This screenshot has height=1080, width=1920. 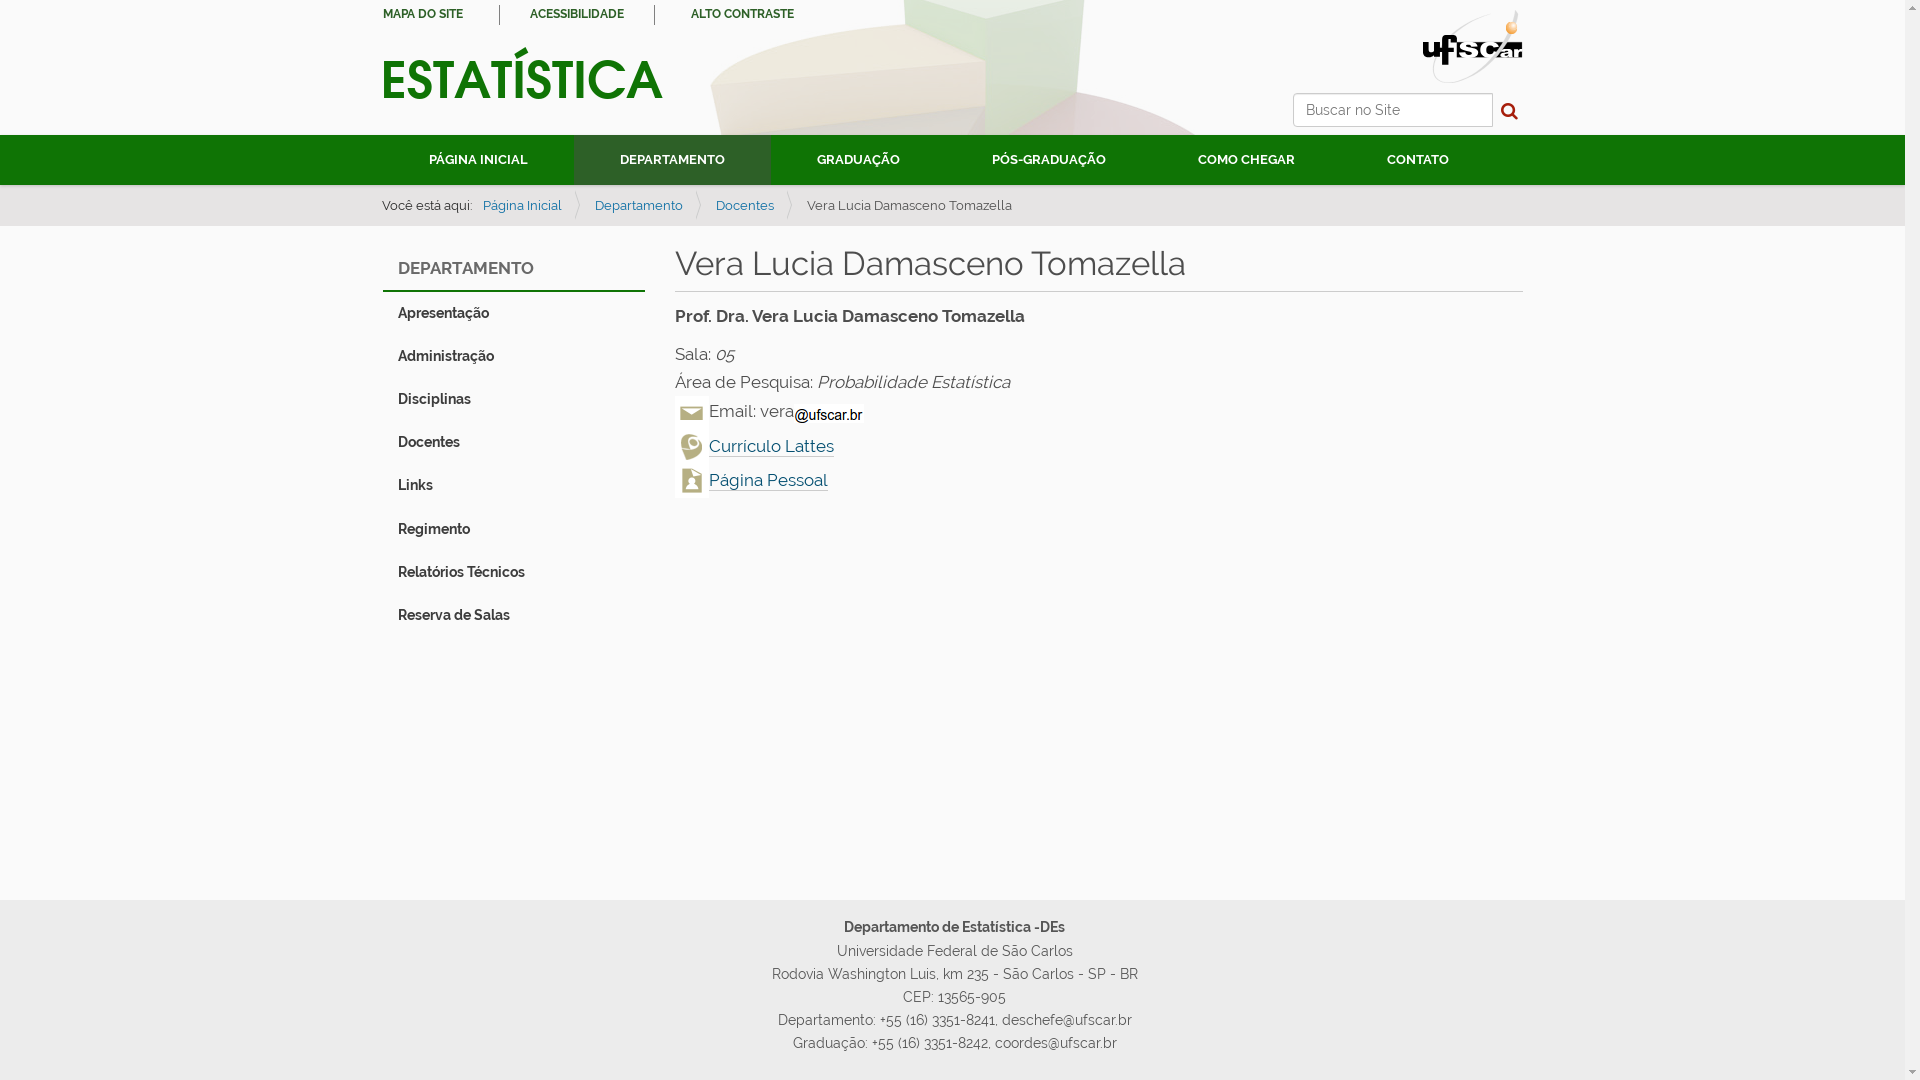 I want to click on 'Links', so click(x=414, y=485).